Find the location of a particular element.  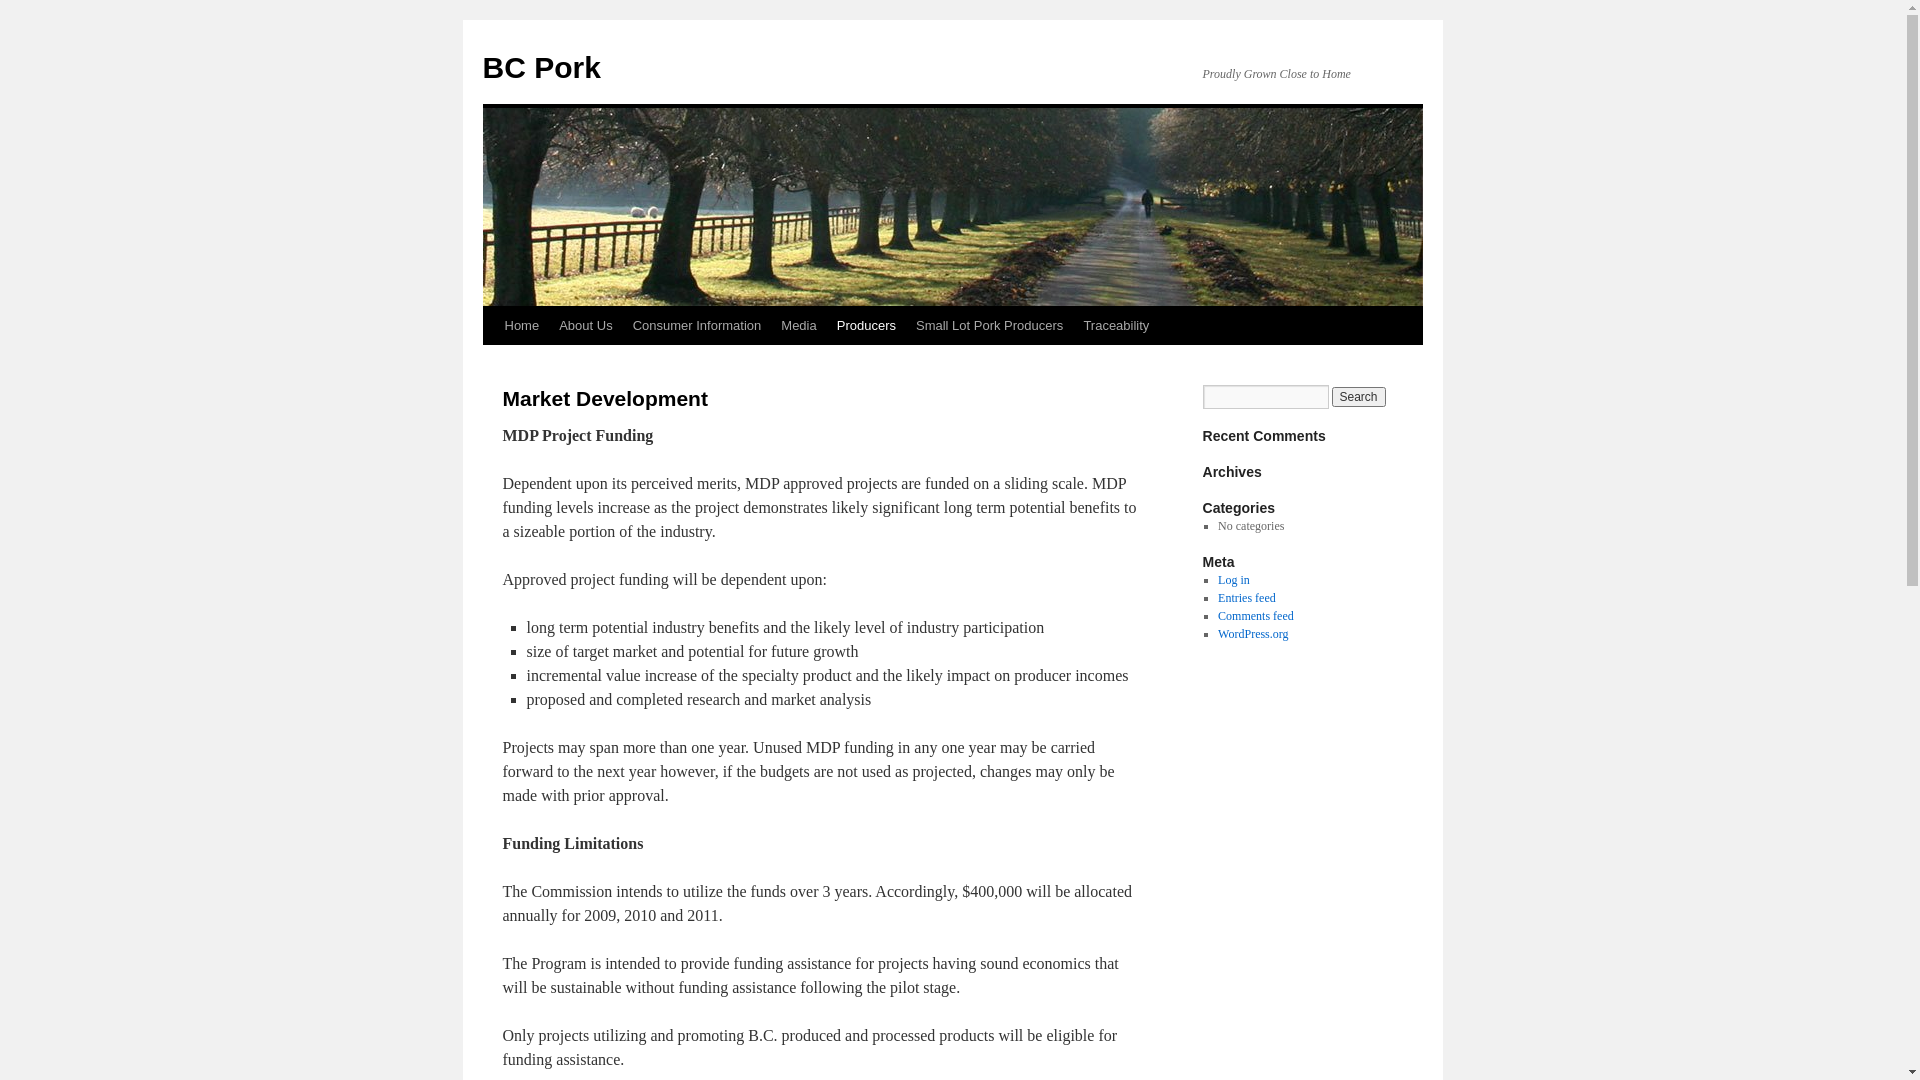

'WordPress.org' is located at coordinates (1217, 633).